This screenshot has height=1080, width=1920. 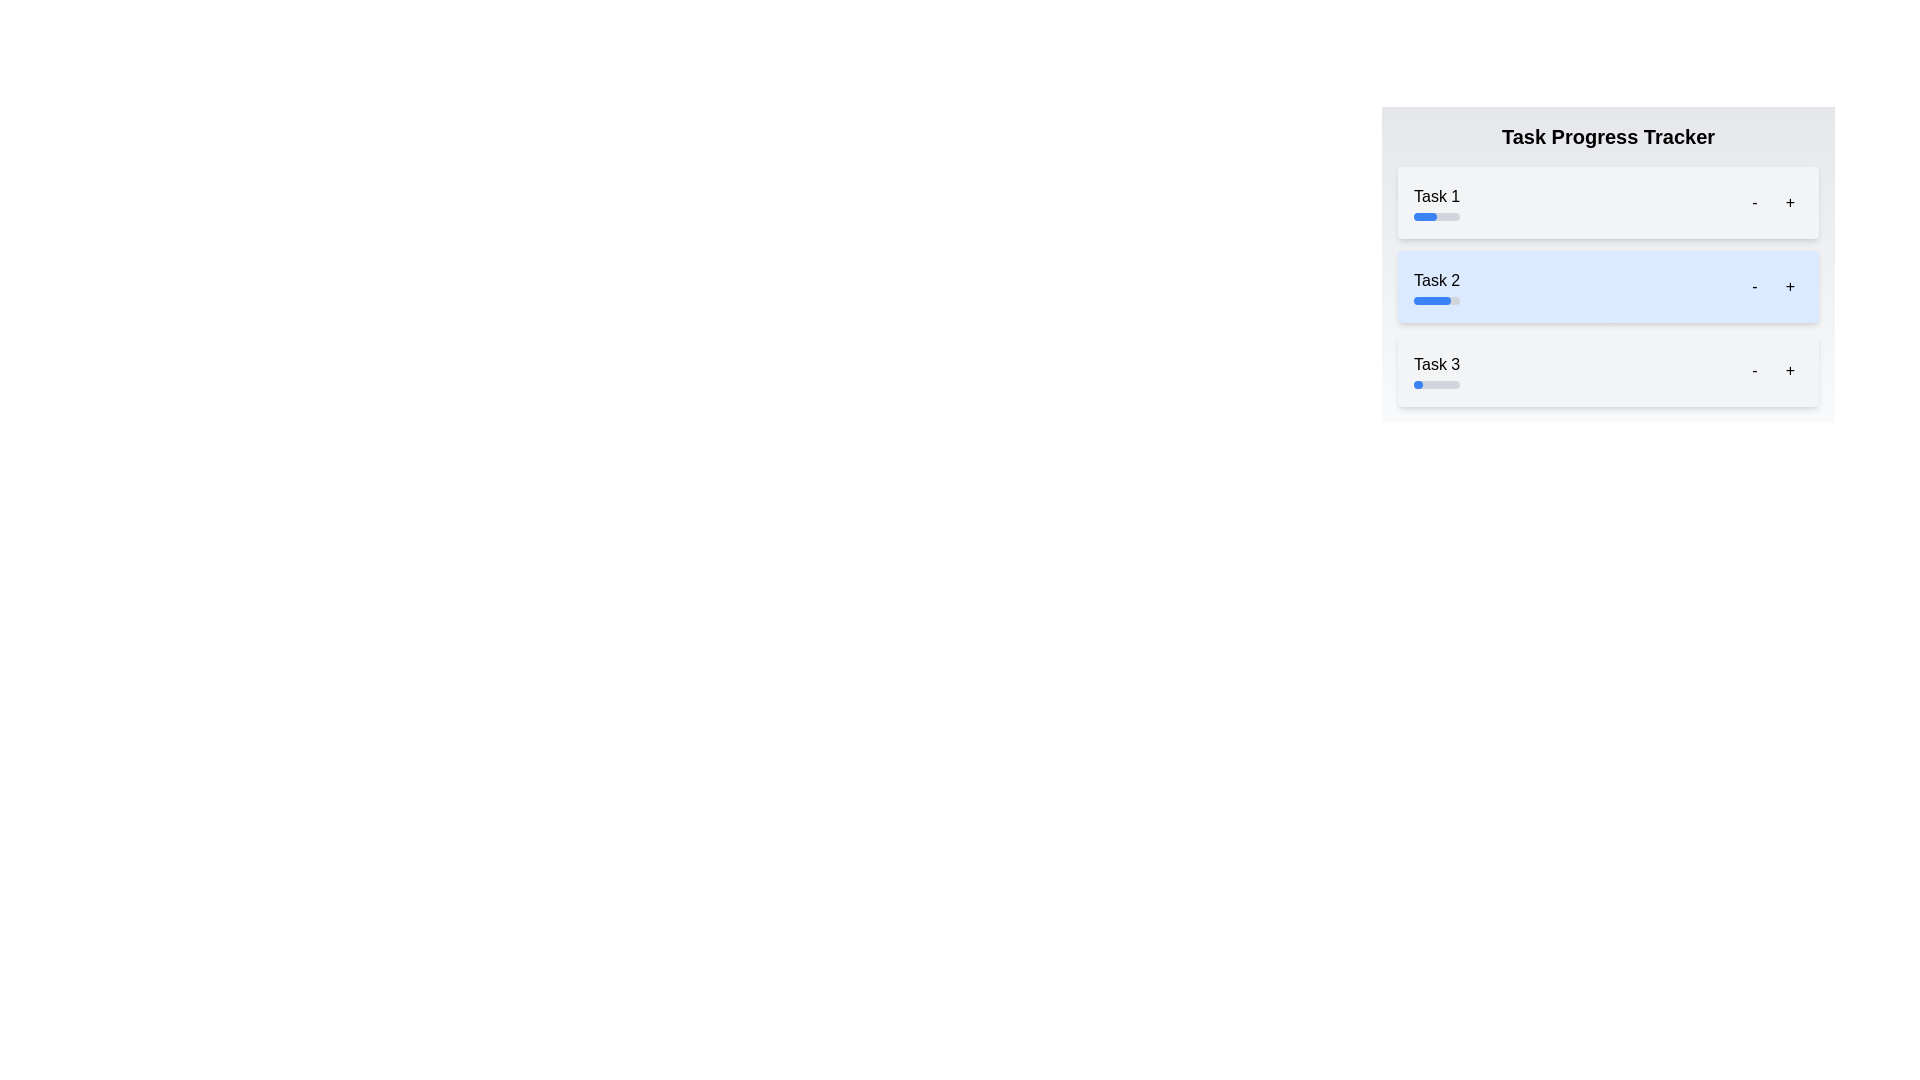 What do you see at coordinates (1754, 370) in the screenshot?
I see `the Task 3 progress adjustment button (decrement)` at bounding box center [1754, 370].